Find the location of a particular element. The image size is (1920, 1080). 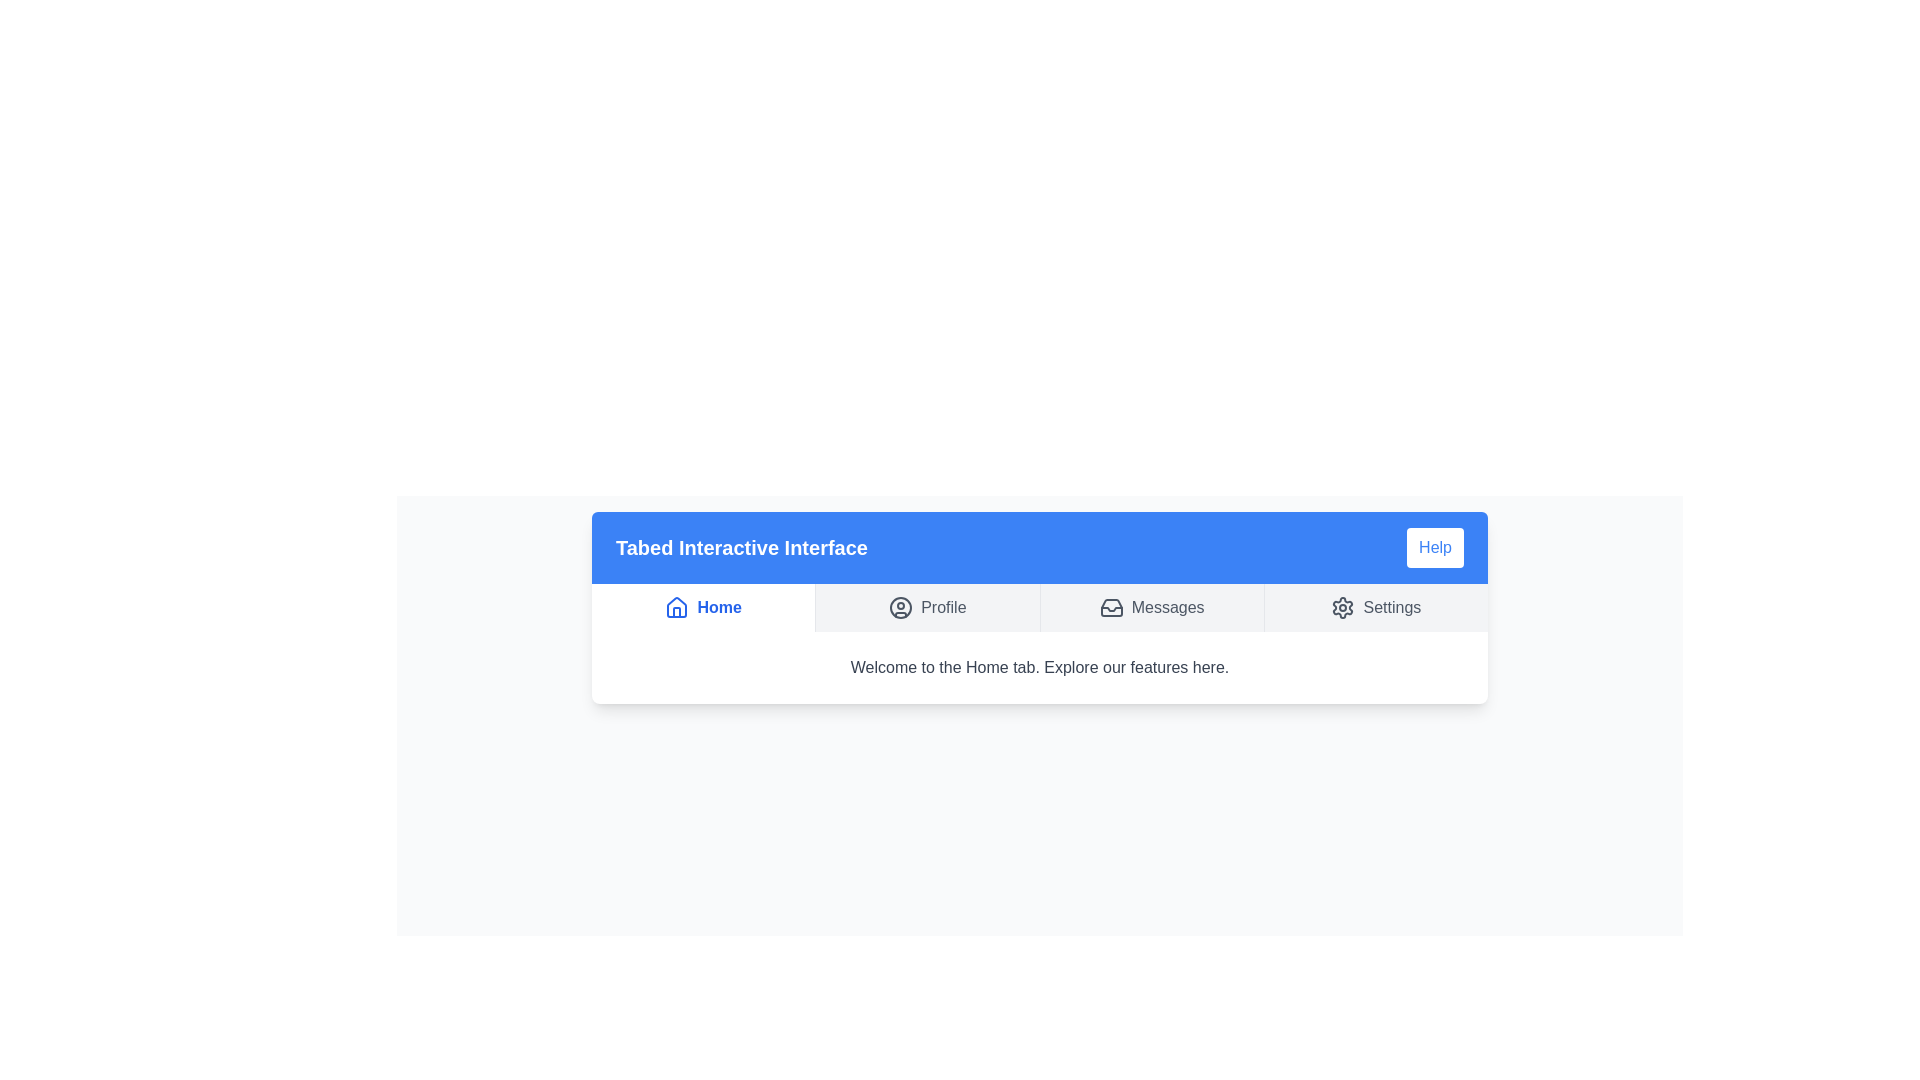

the 'Profile' icon in the navigation bar is located at coordinates (900, 607).